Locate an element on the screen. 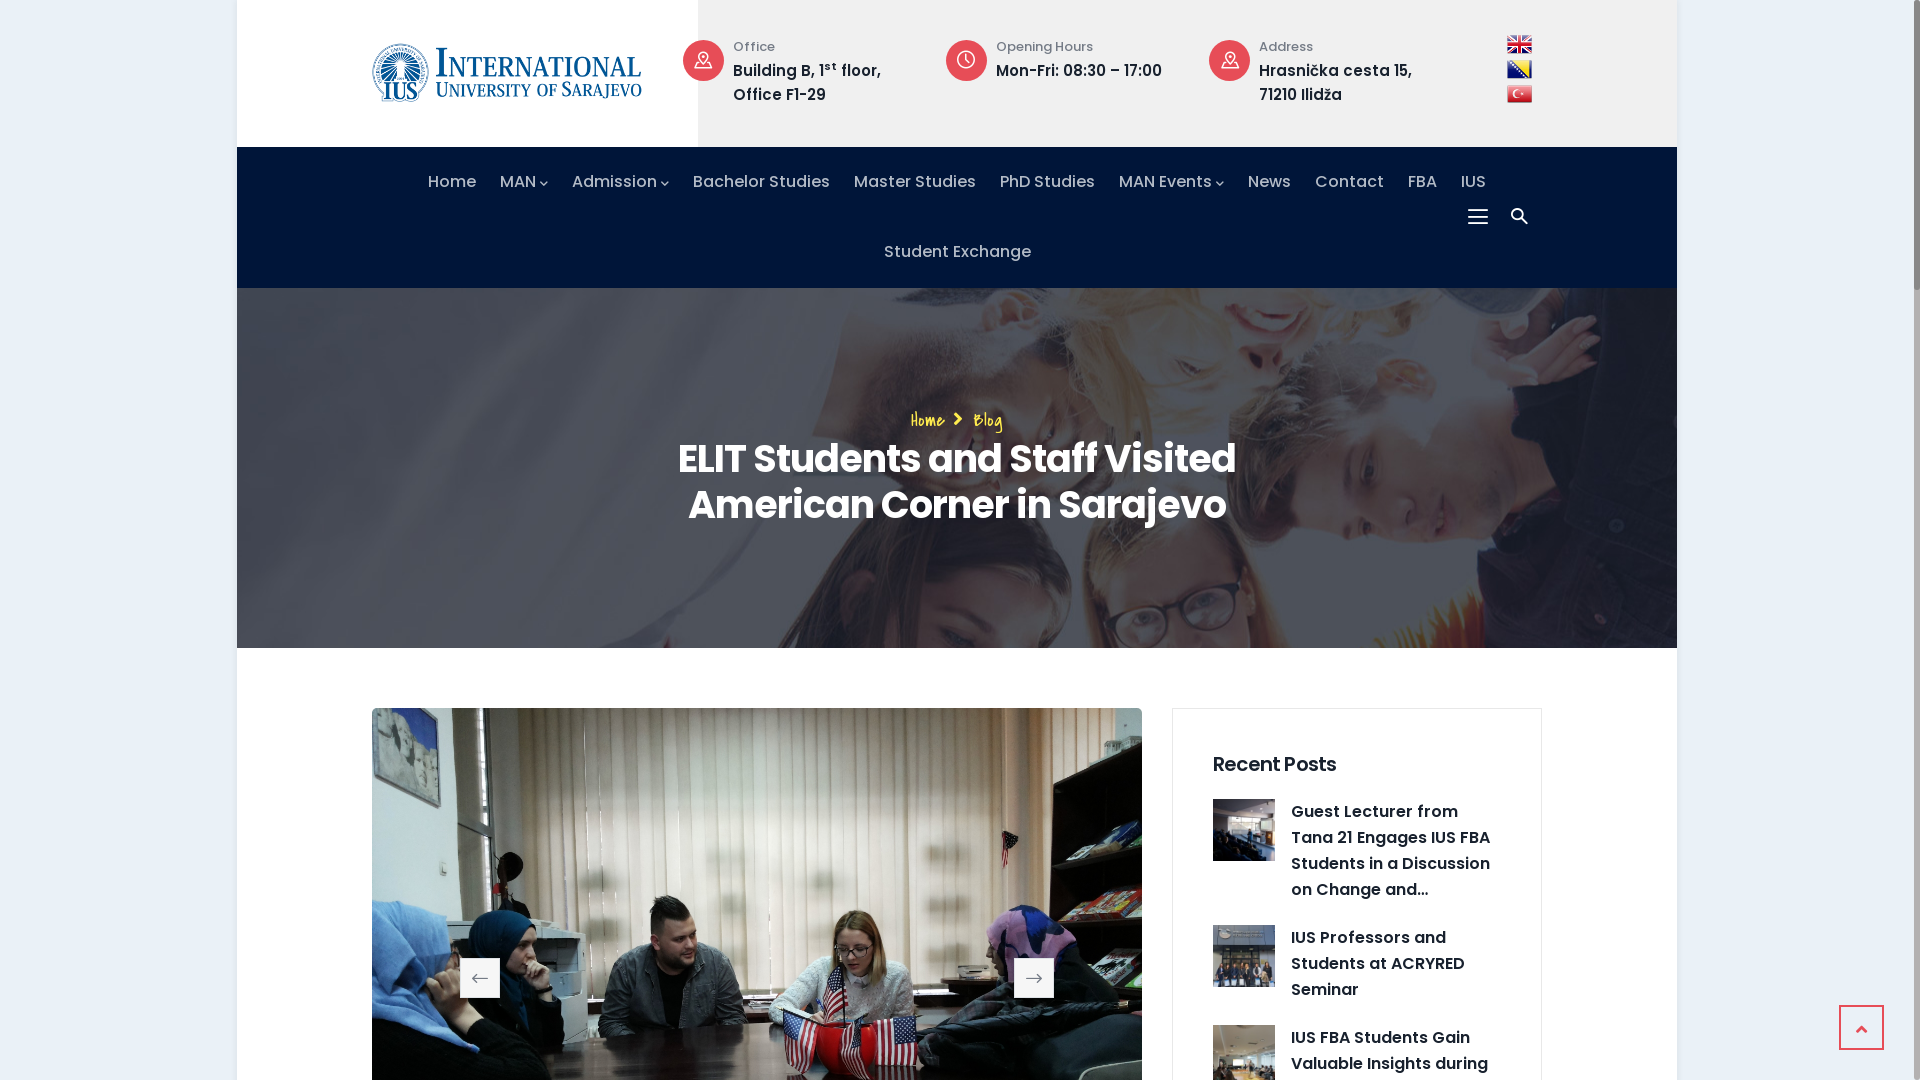 This screenshot has height=1080, width=1920. 'MAN Events' is located at coordinates (1171, 181).